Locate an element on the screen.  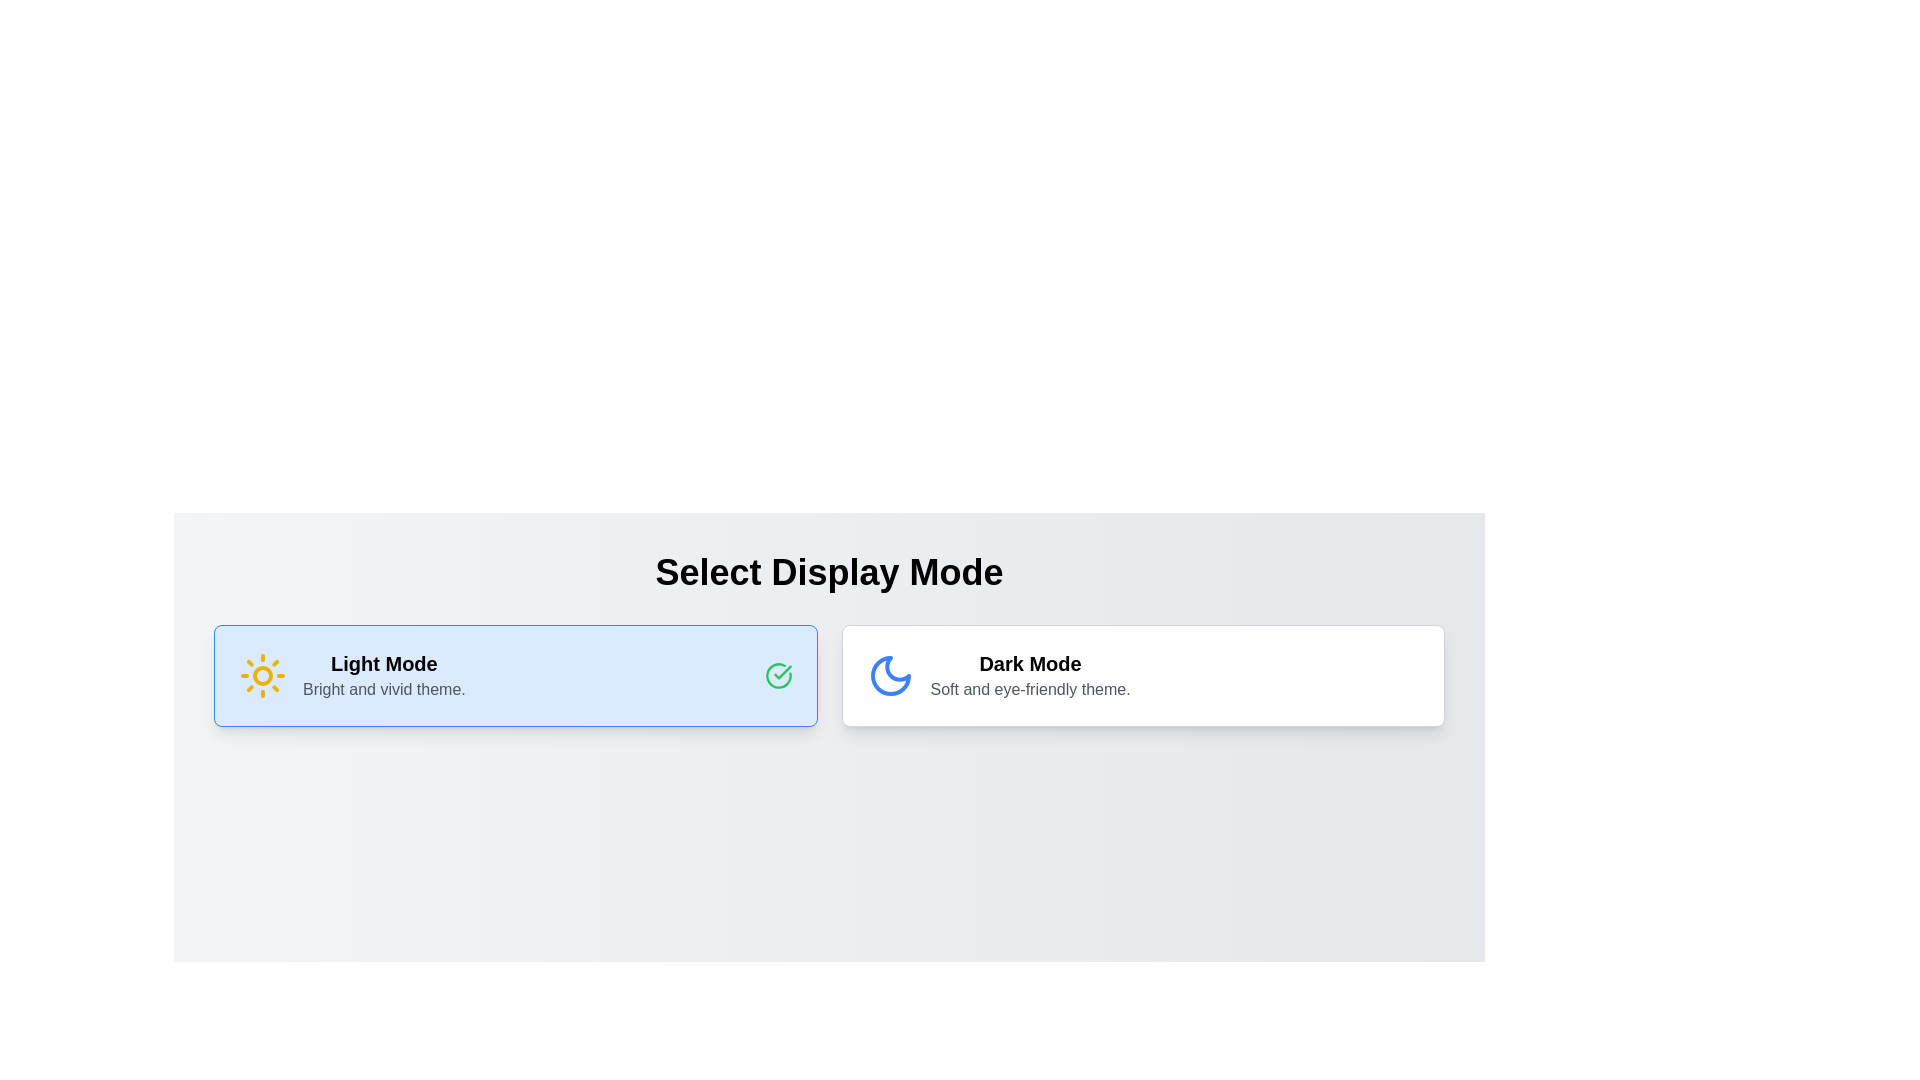
the 'Light Mode' text label located inside the leftmost selection box under the 'Select Display Mode' heading, adjacent to the sun icon is located at coordinates (384, 675).